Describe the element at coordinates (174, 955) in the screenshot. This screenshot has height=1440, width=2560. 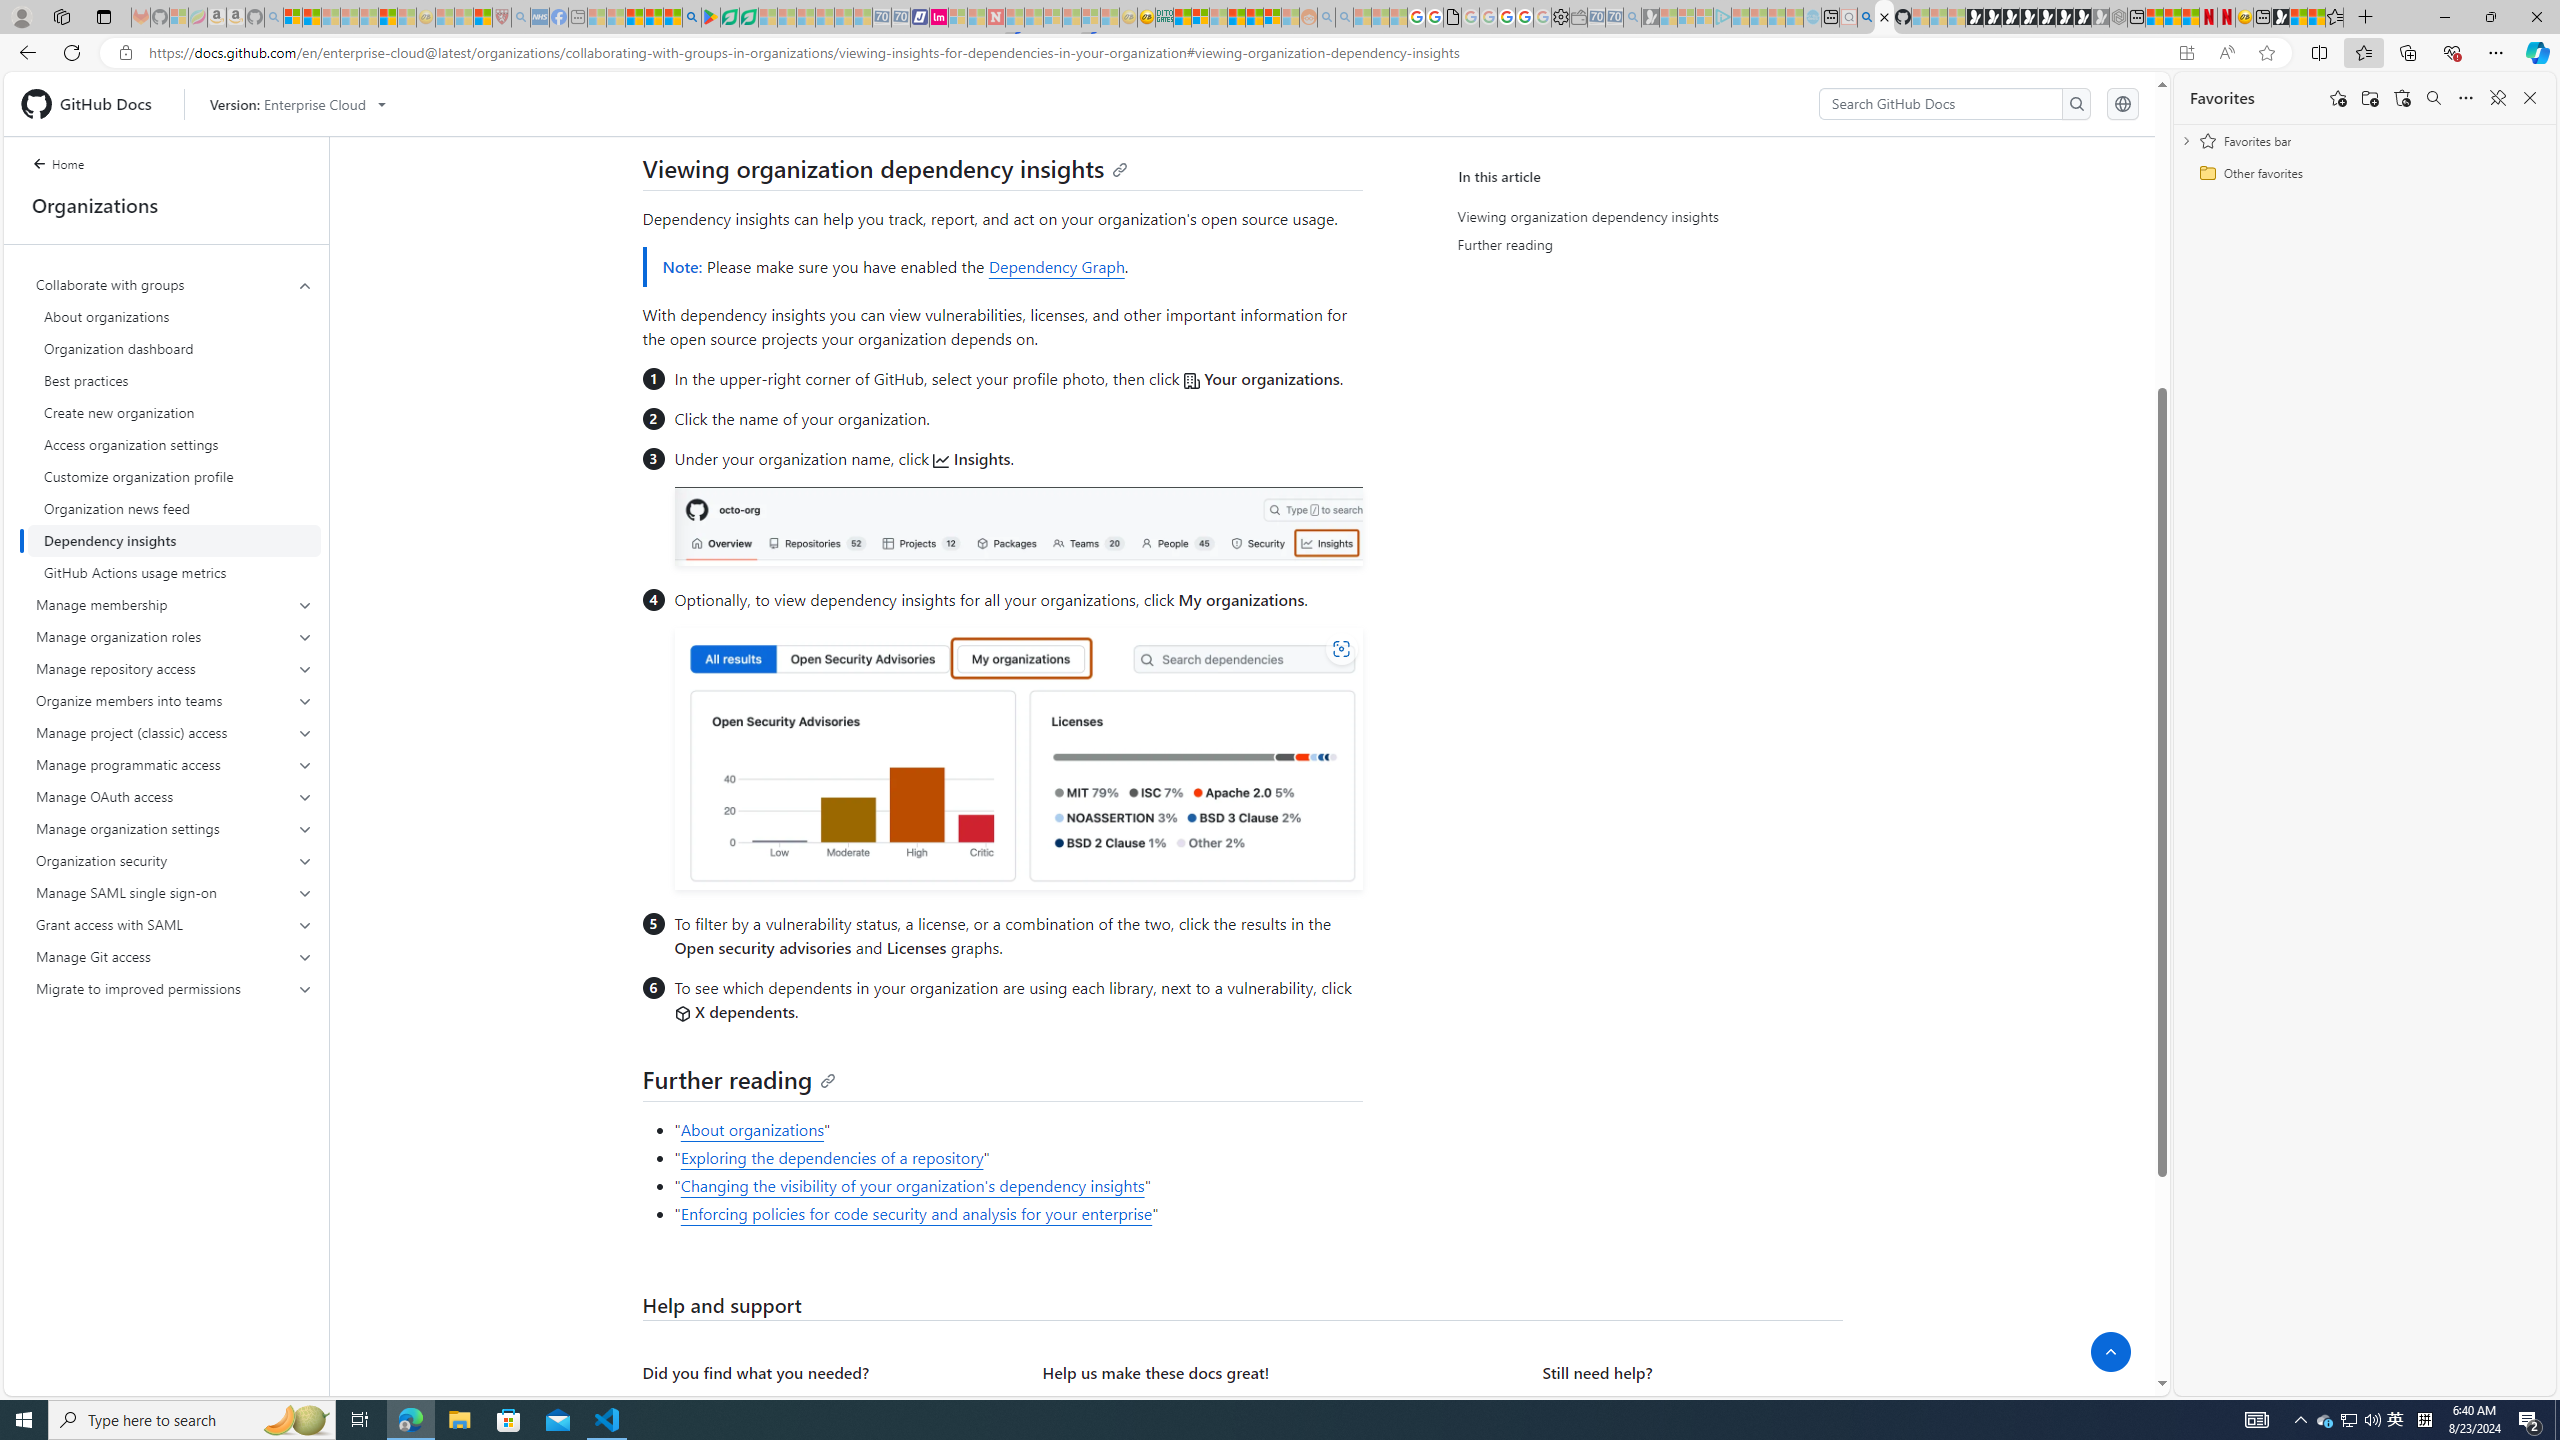
I see `'Manage Git access'` at that location.